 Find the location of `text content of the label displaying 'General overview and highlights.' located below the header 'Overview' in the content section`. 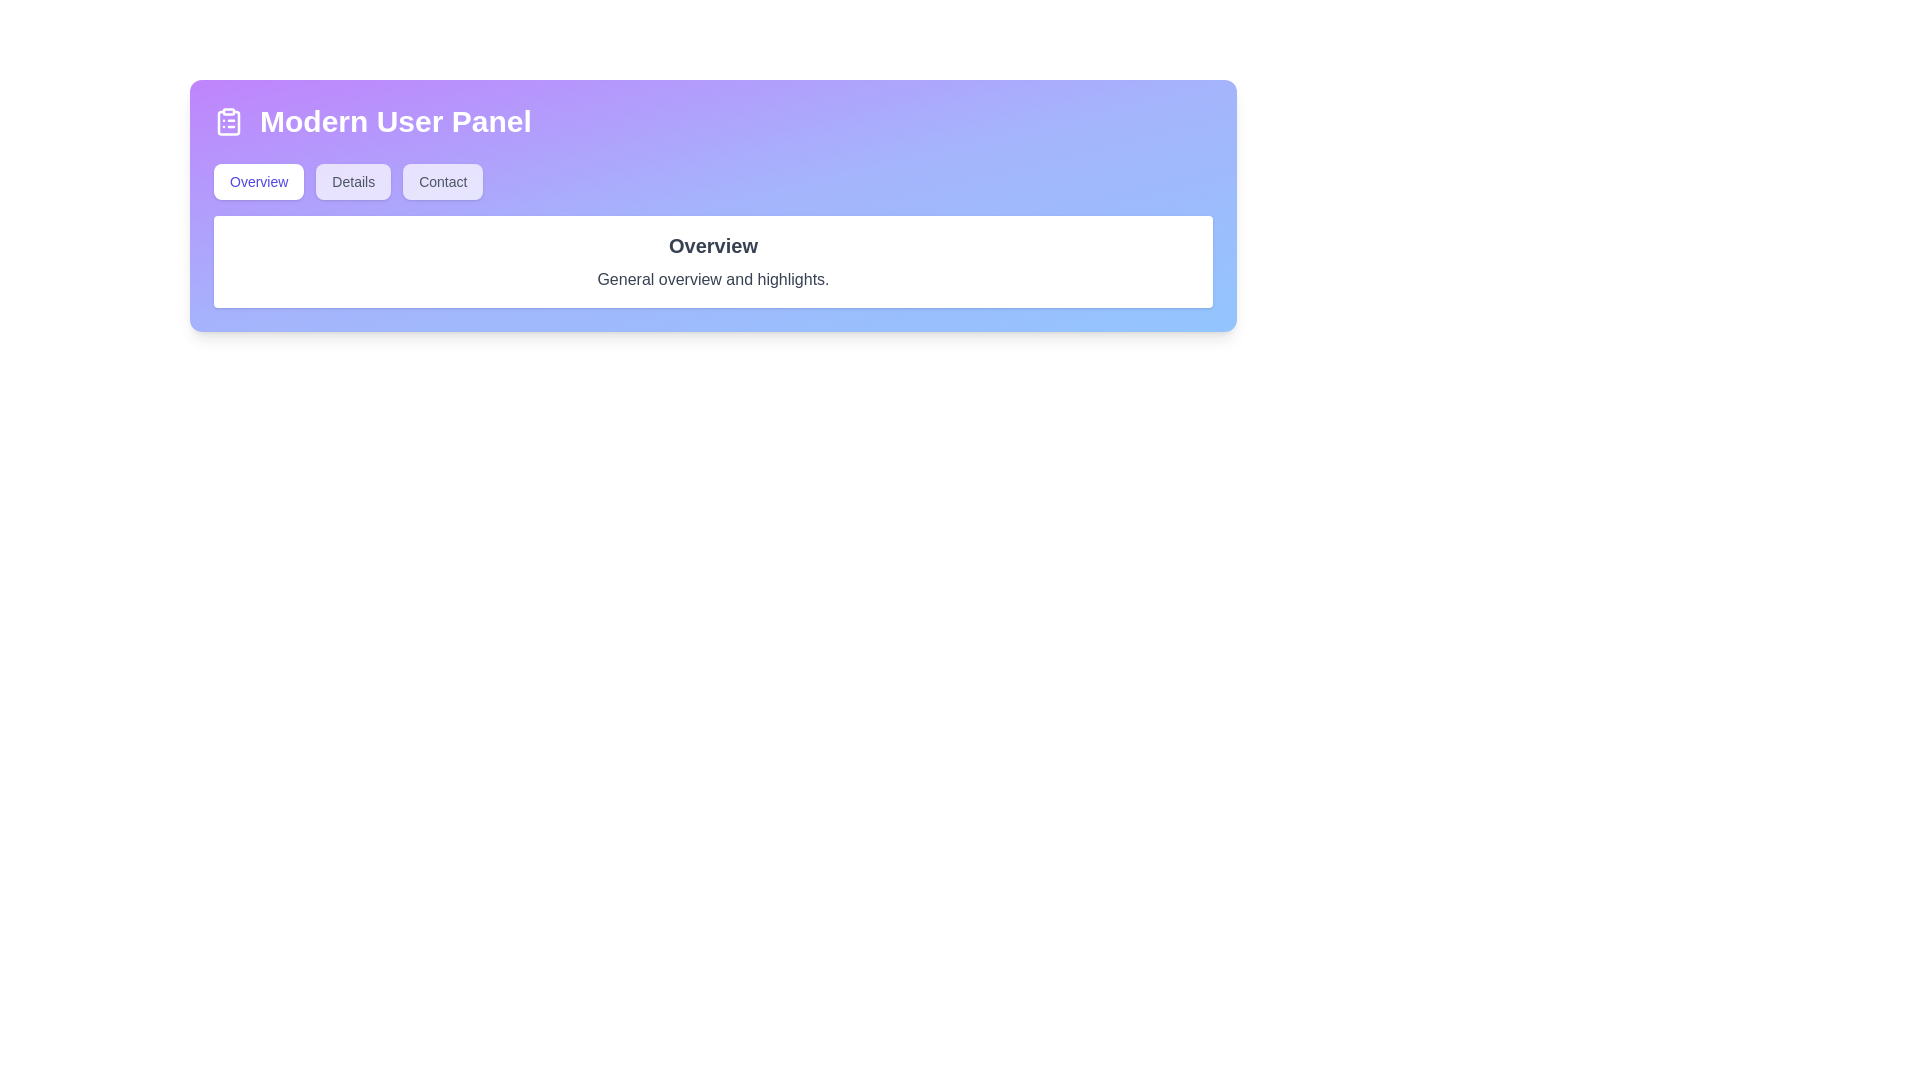

text content of the label displaying 'General overview and highlights.' located below the header 'Overview' in the content section is located at coordinates (713, 280).